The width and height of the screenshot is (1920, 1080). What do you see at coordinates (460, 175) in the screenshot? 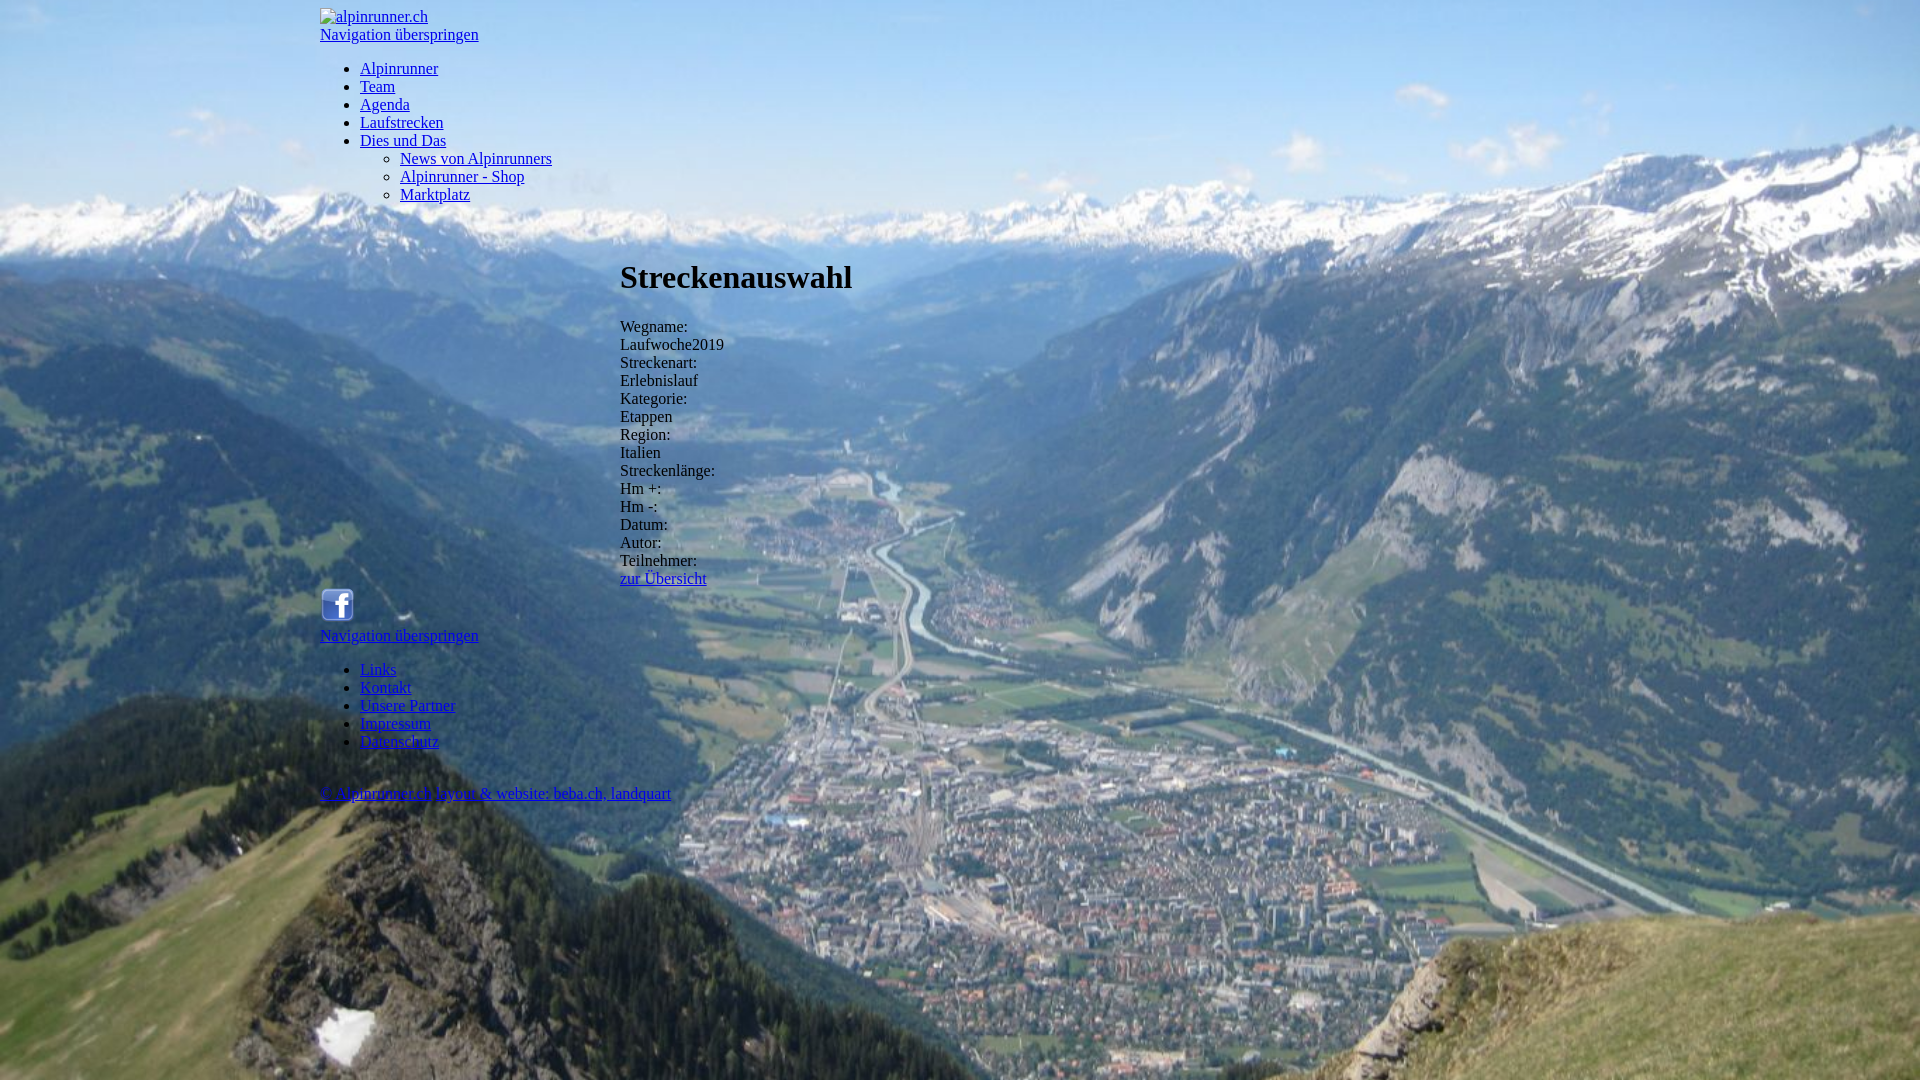
I see `'Alpinrunner - Shop'` at bounding box center [460, 175].